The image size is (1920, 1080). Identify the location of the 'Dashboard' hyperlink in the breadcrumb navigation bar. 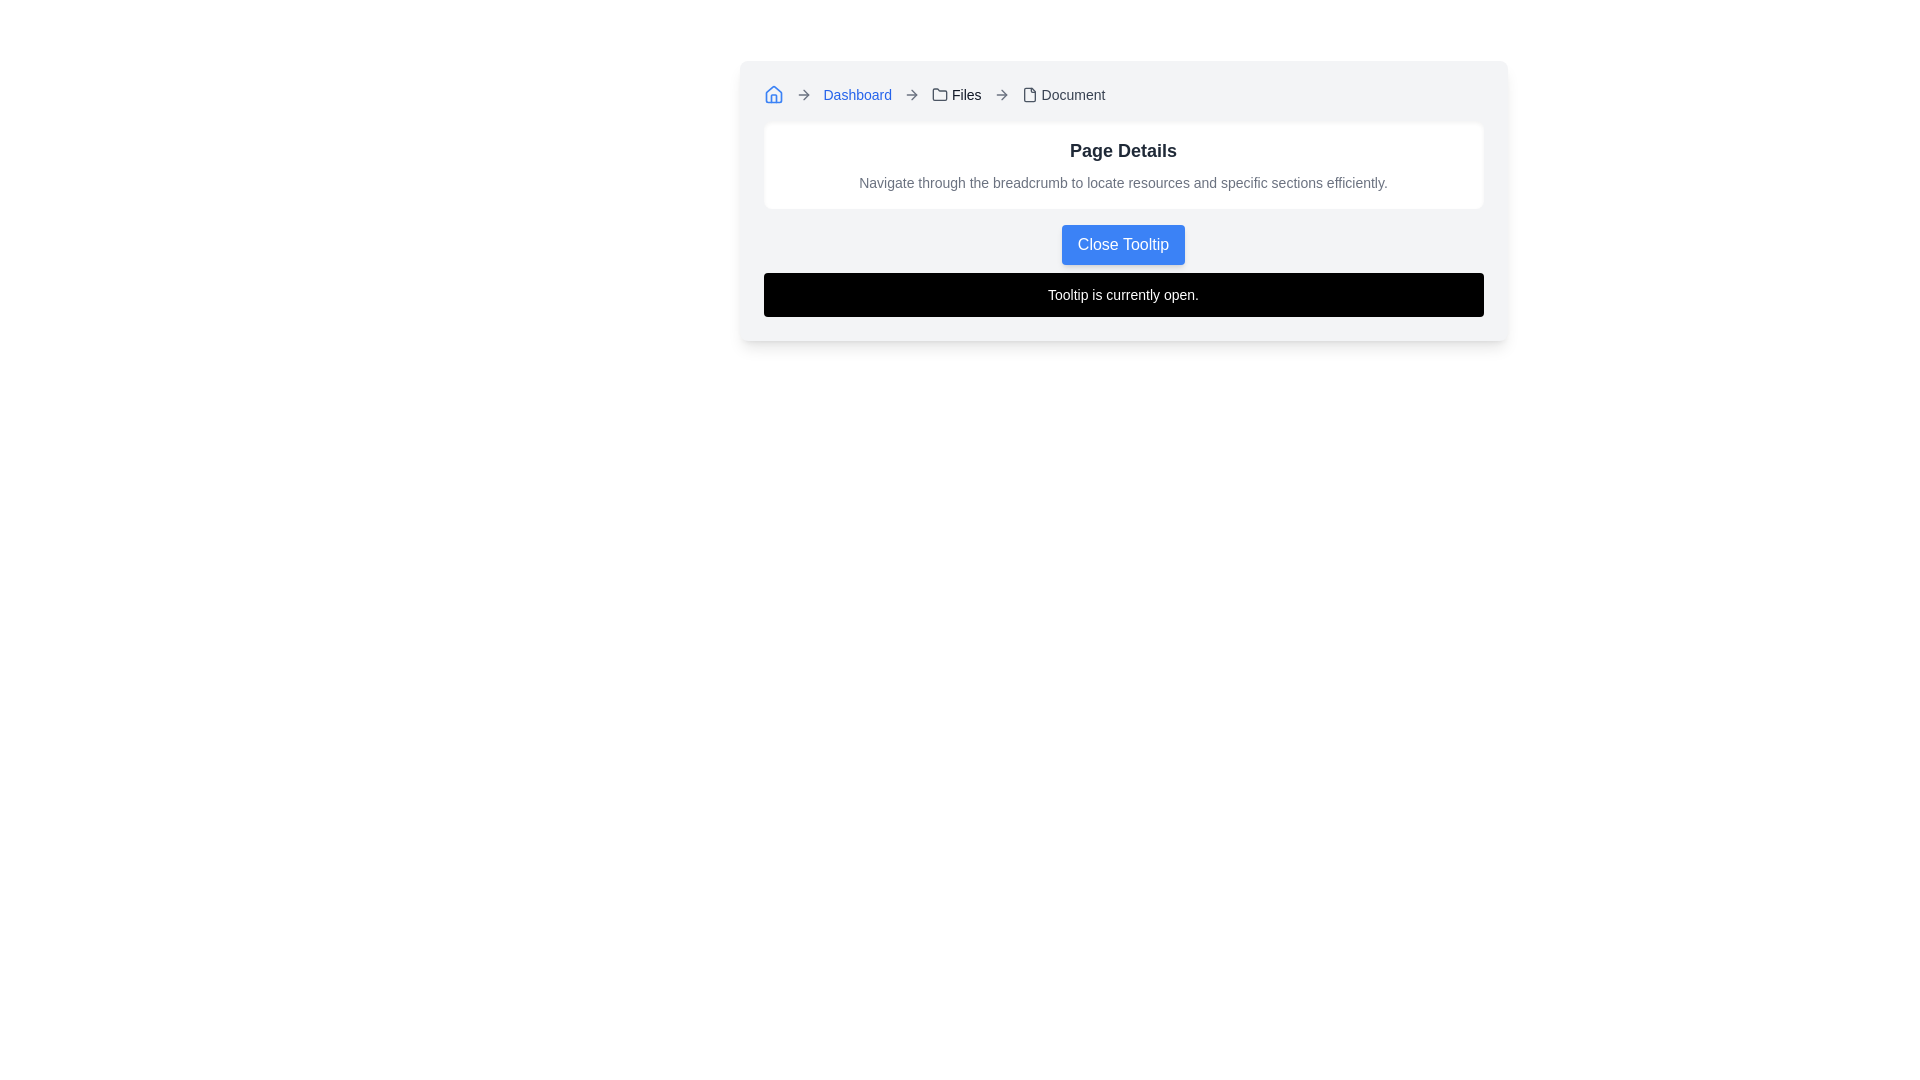
(857, 95).